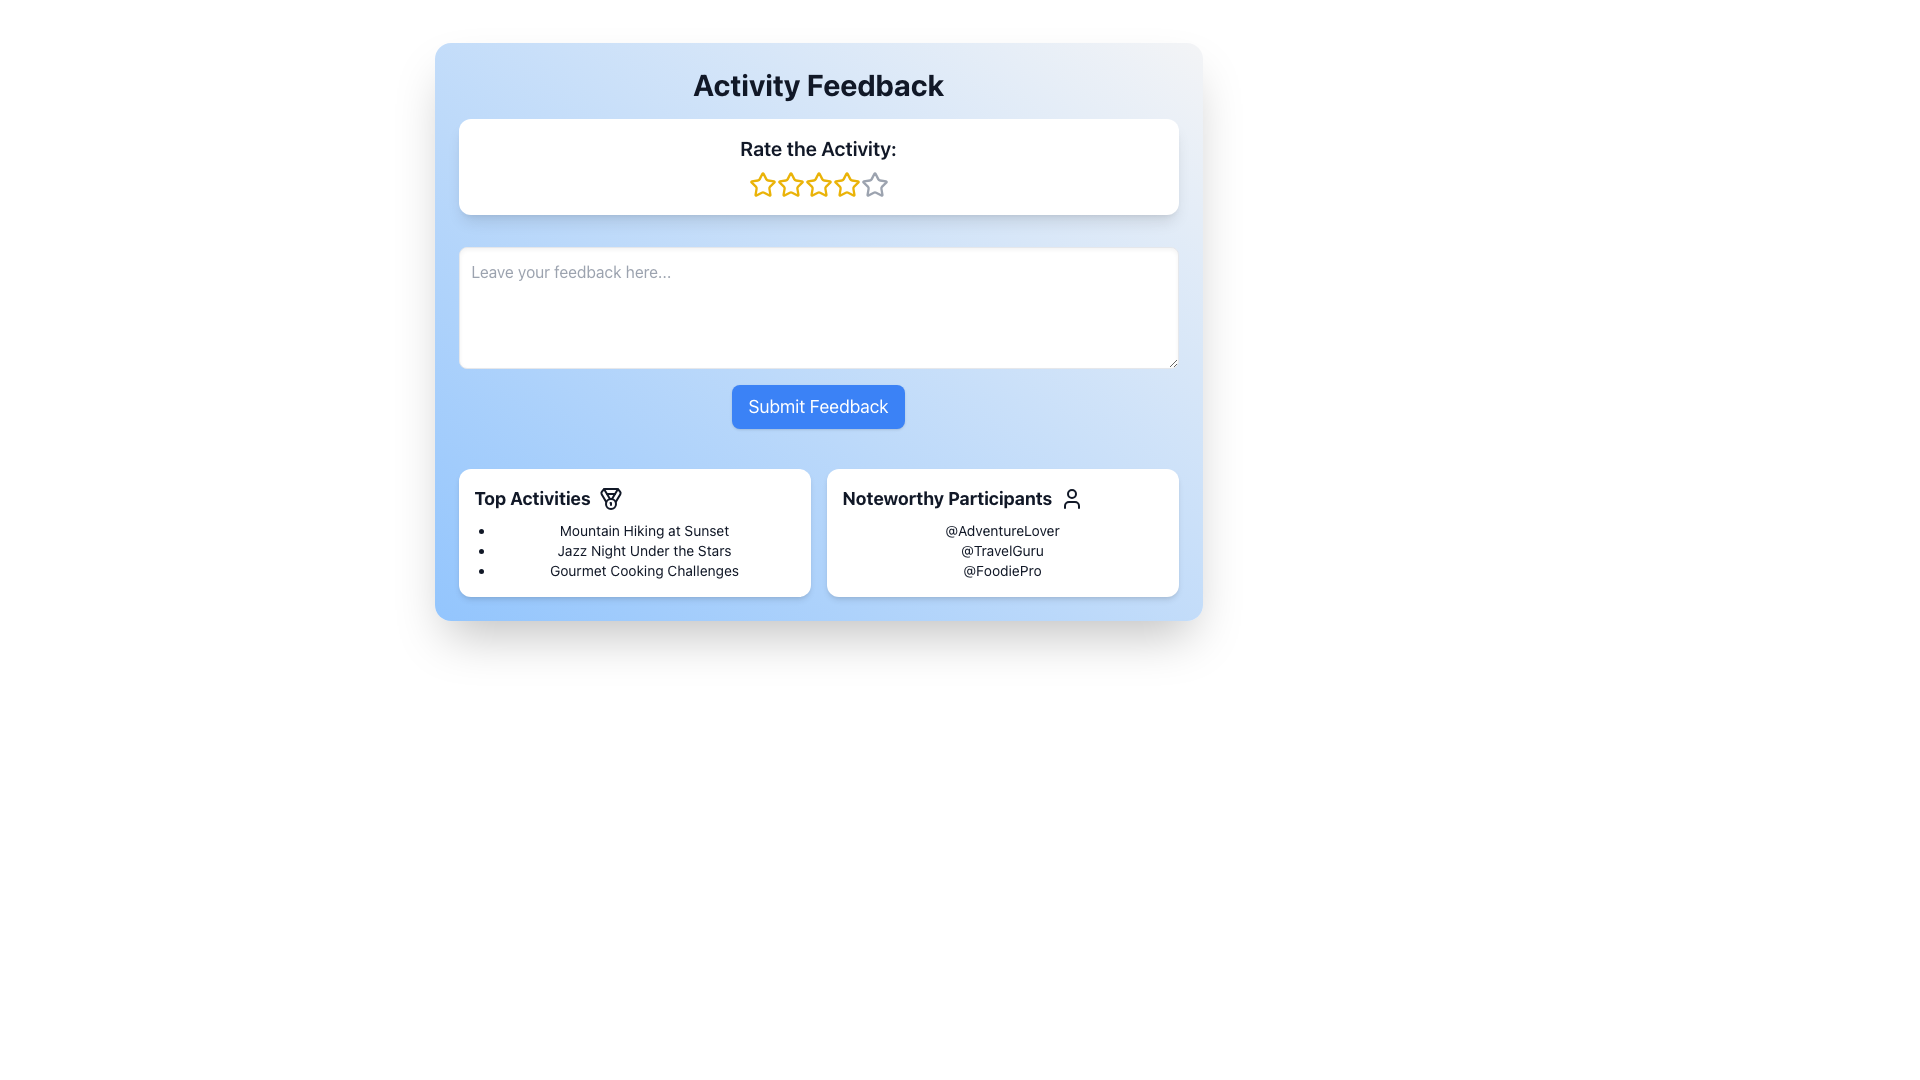 The width and height of the screenshot is (1920, 1080). What do you see at coordinates (761, 185) in the screenshot?
I see `the first star icon in the rating component located at the top of the feedback section near the 'Activity Feedback' header` at bounding box center [761, 185].